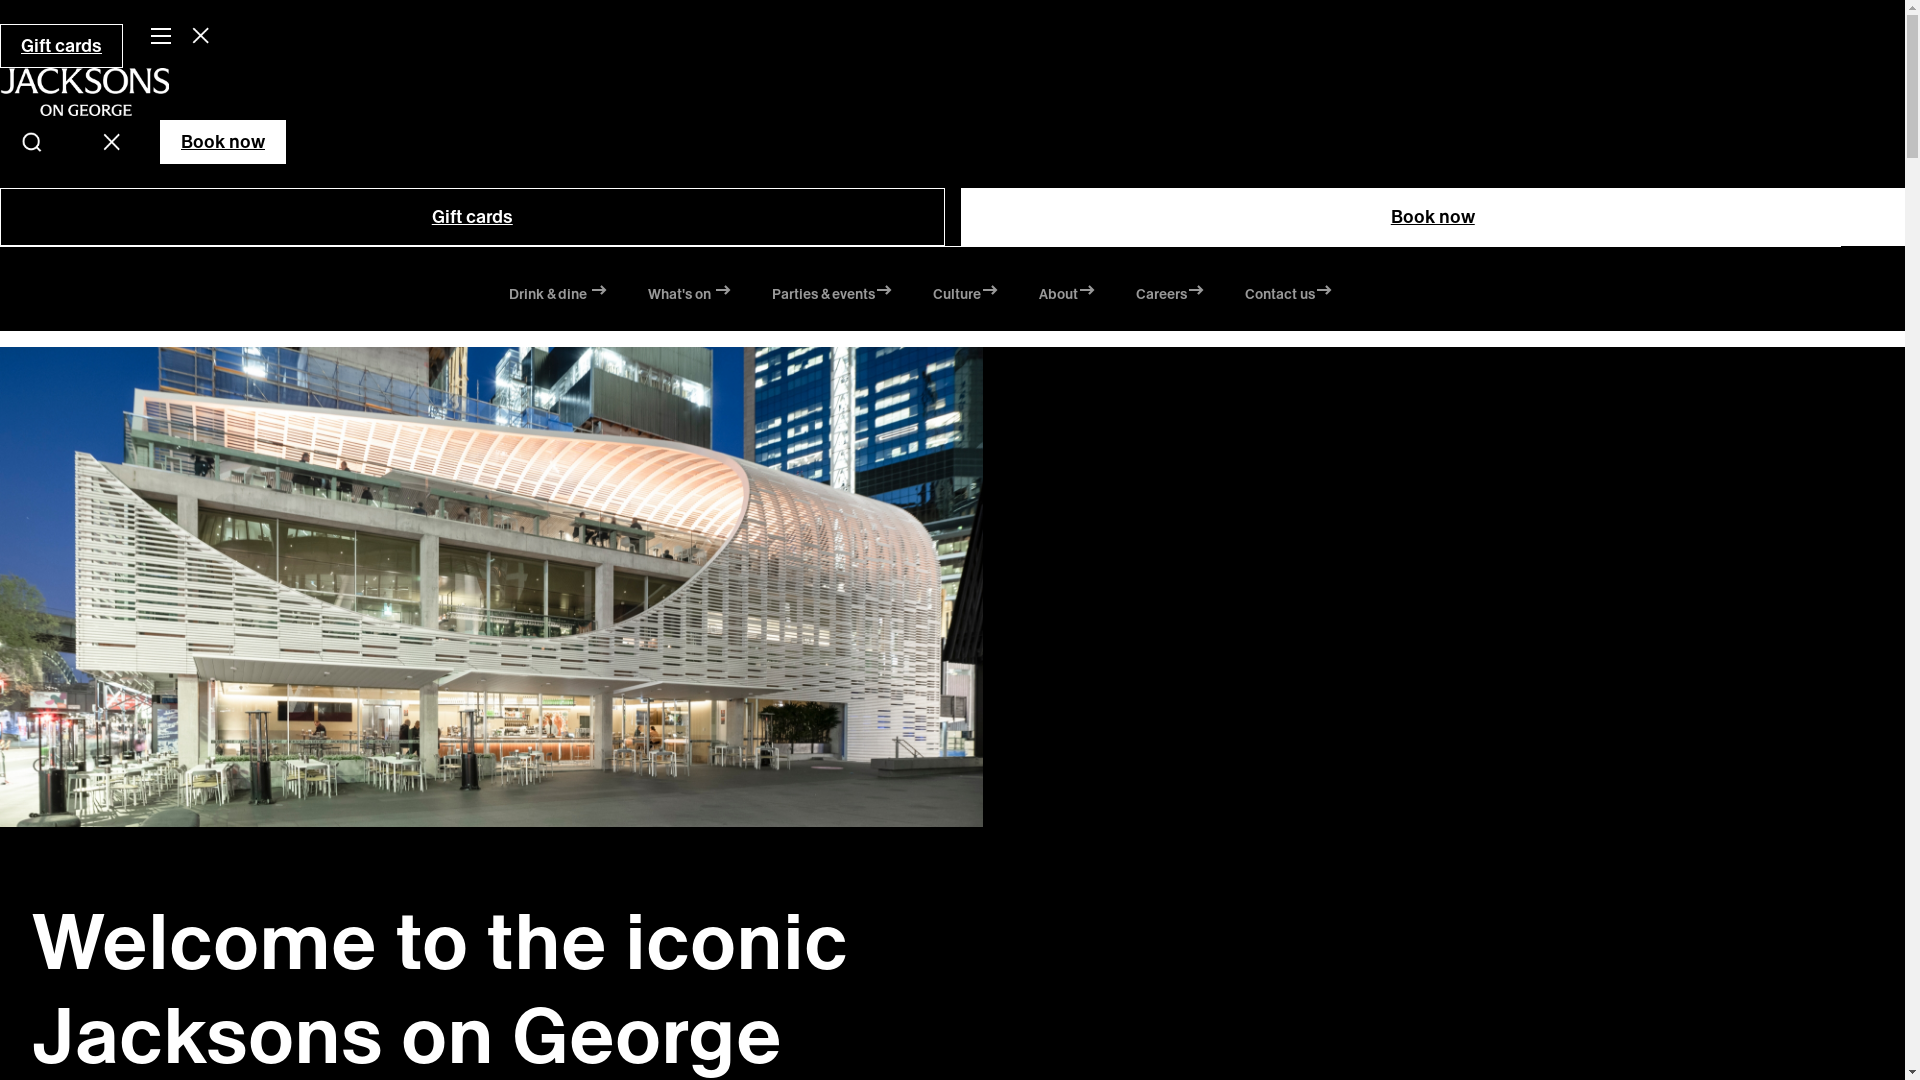  I want to click on 'What's on', so click(690, 297).